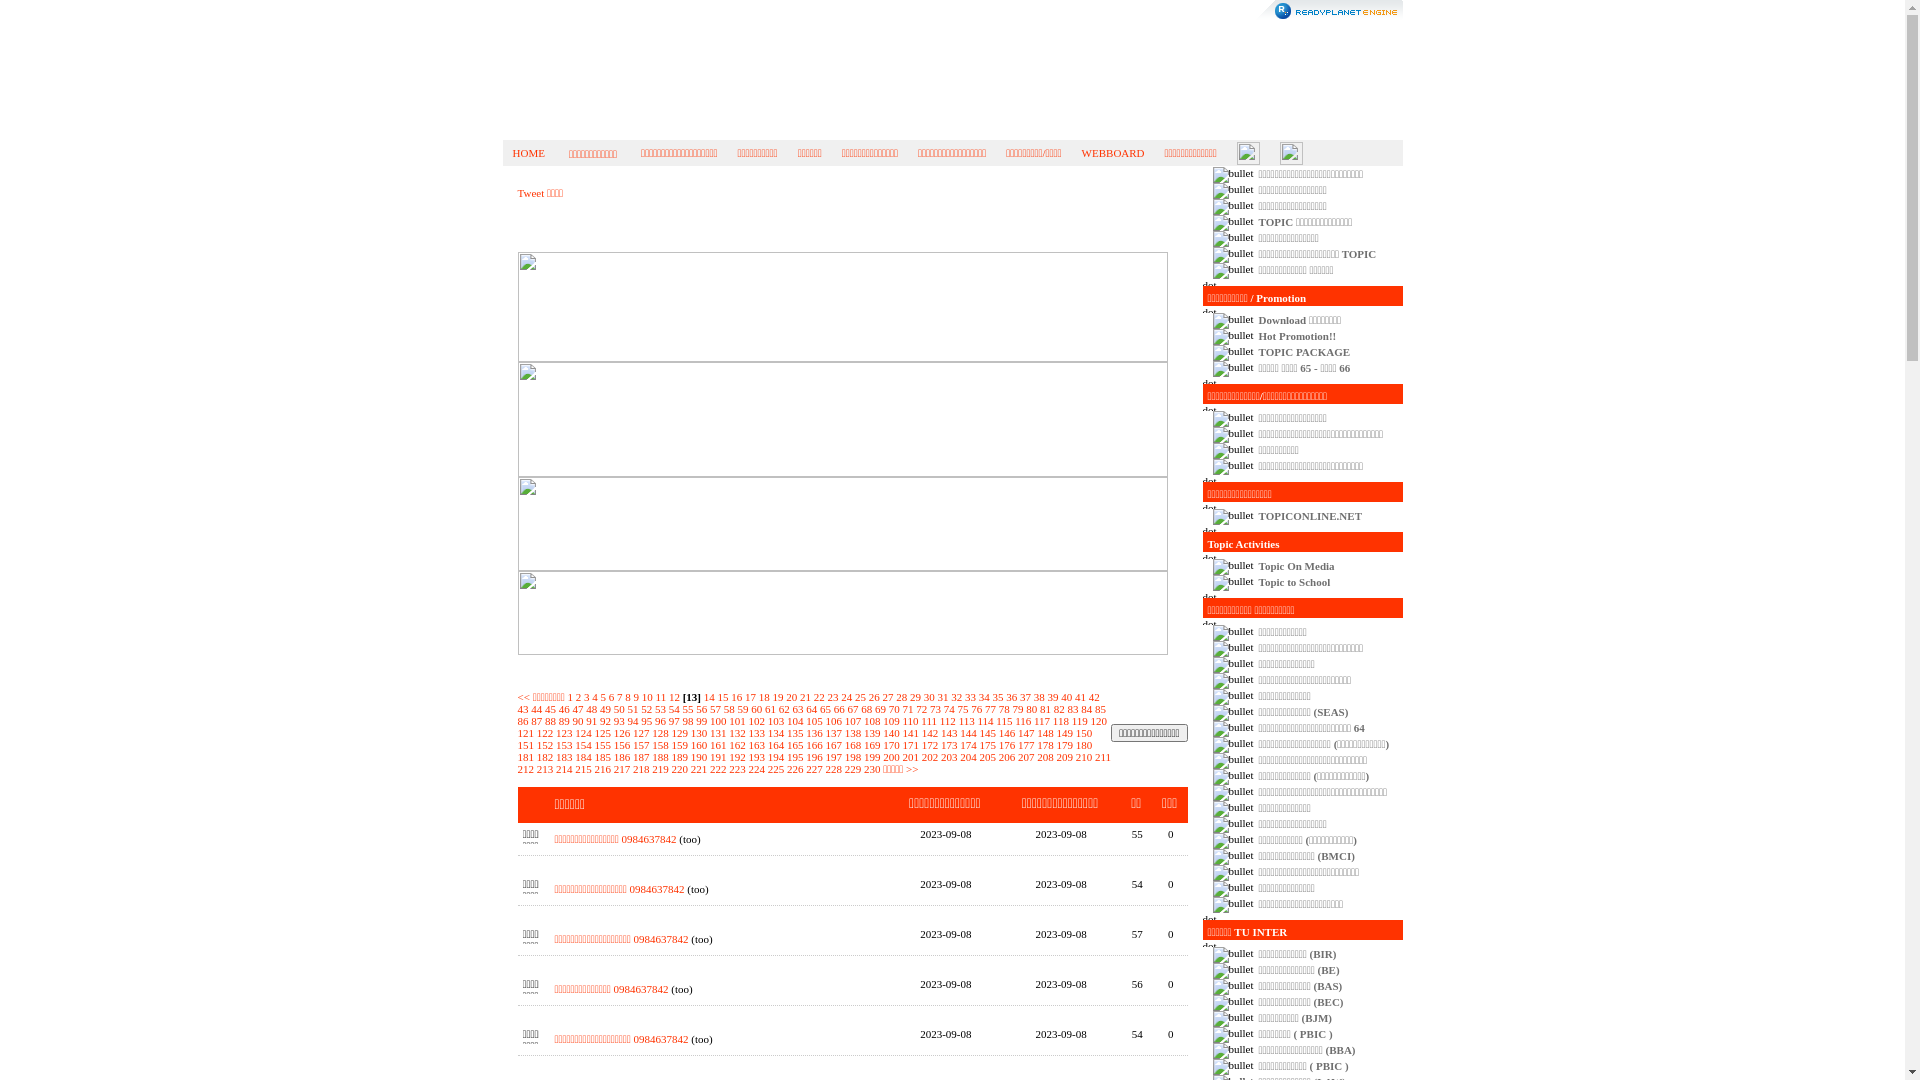  Describe the element at coordinates (545, 732) in the screenshot. I see `'122'` at that location.